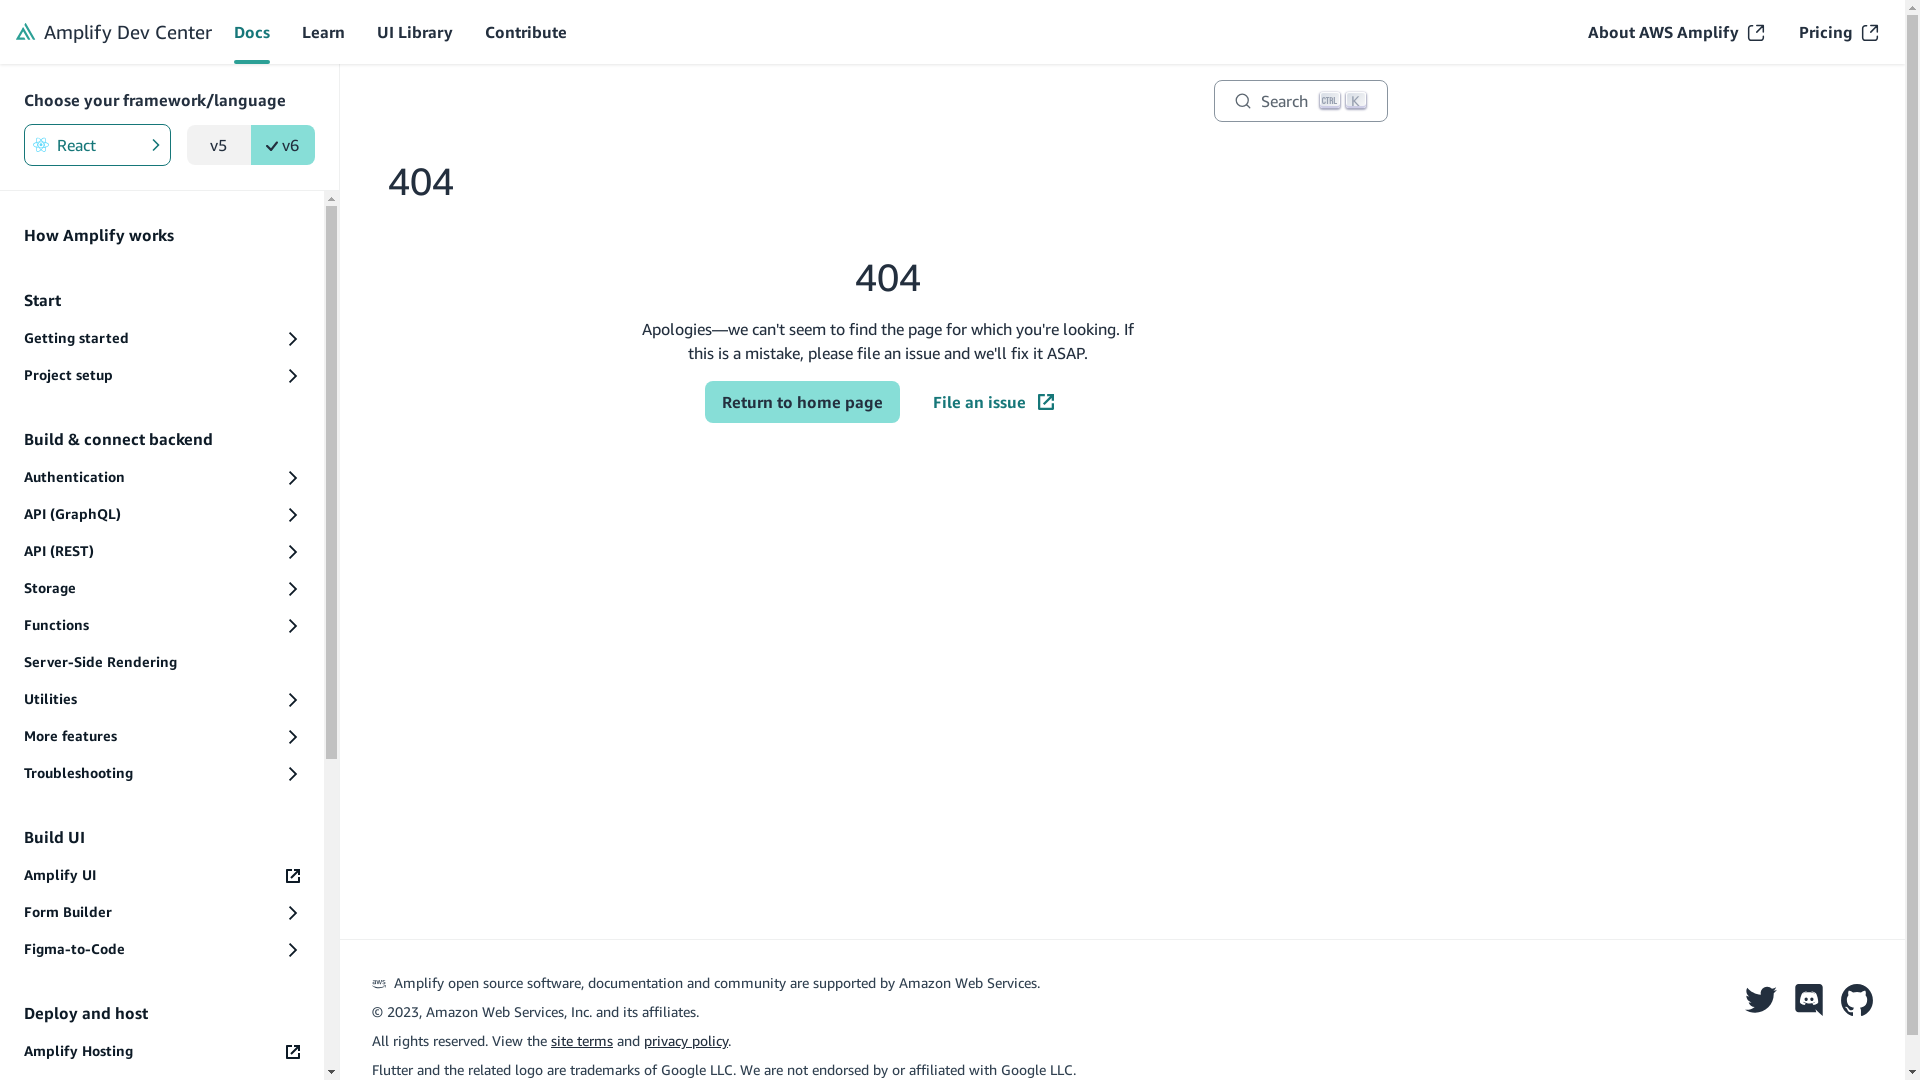 The height and width of the screenshot is (1080, 1920). What do you see at coordinates (162, 1050) in the screenshot?
I see `'Amplify Hosting'` at bounding box center [162, 1050].